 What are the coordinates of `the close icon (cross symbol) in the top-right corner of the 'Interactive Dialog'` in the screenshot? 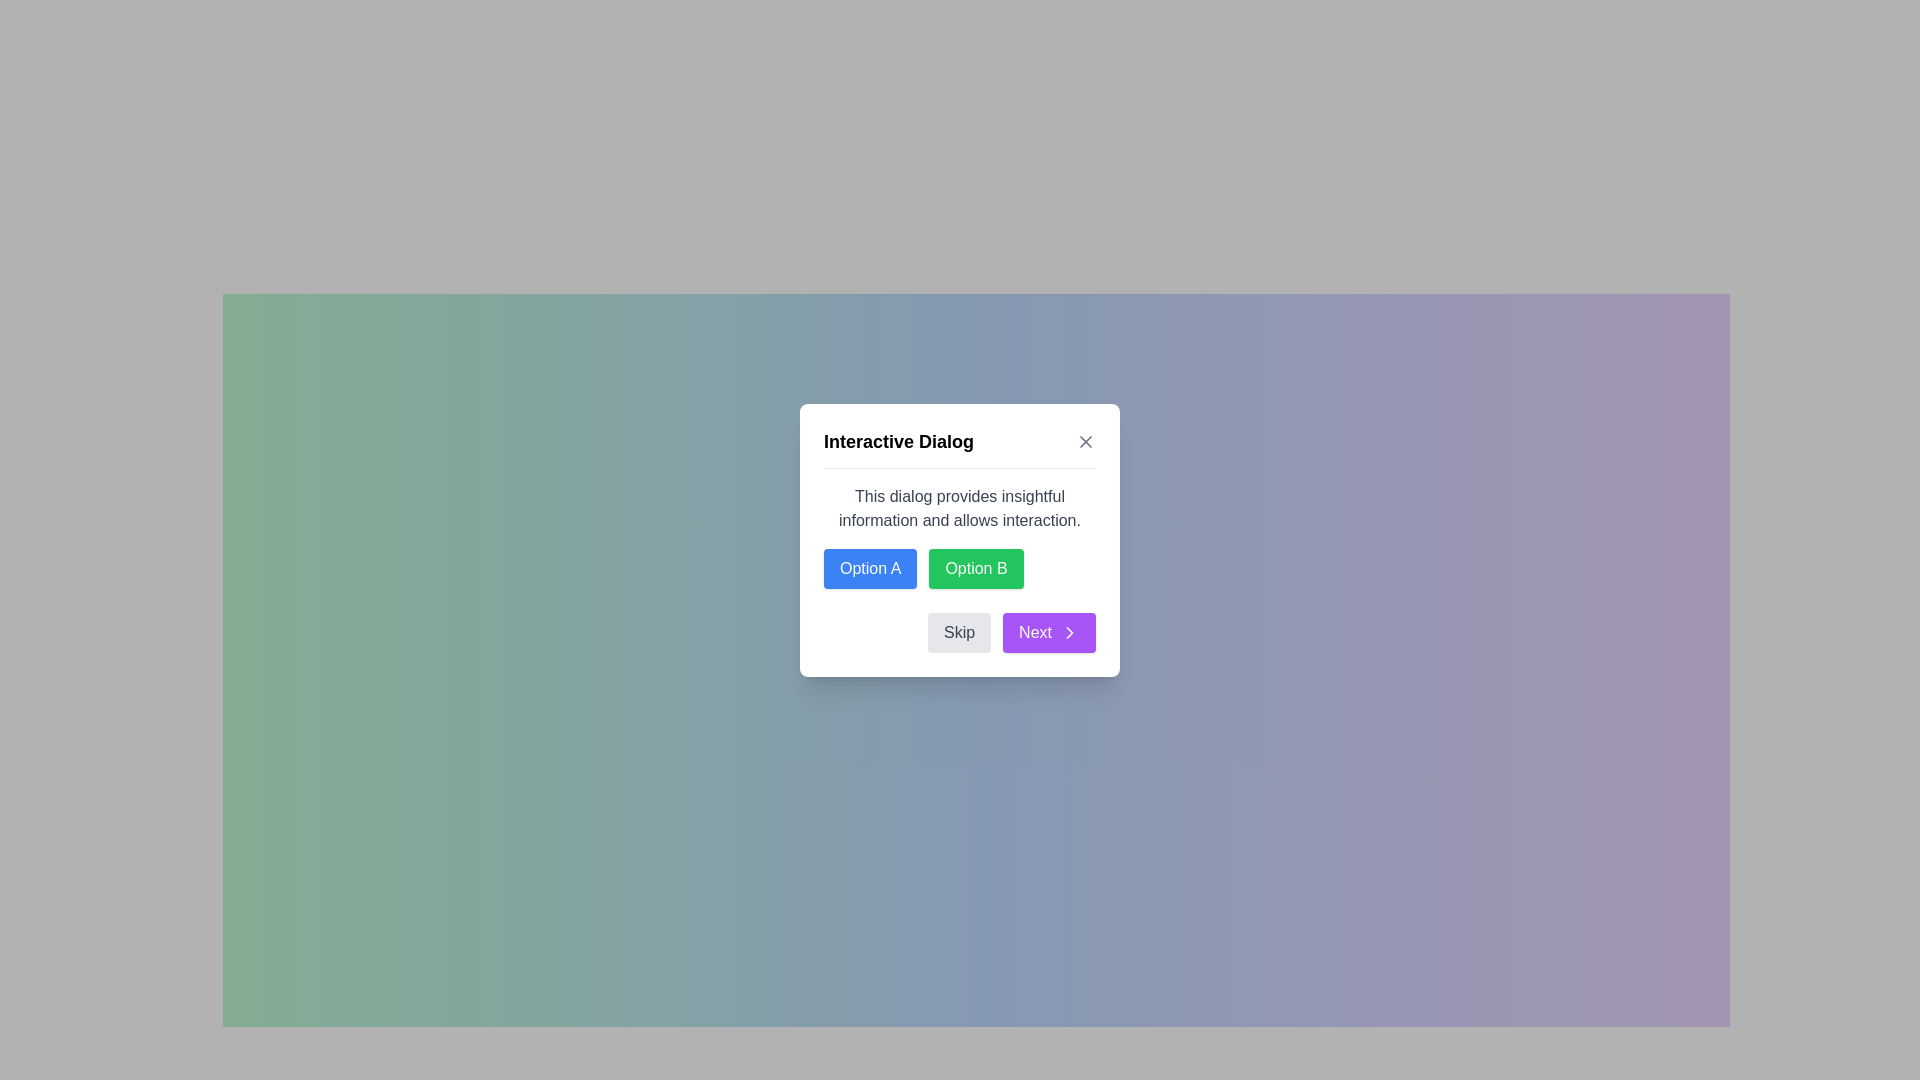 It's located at (1084, 439).